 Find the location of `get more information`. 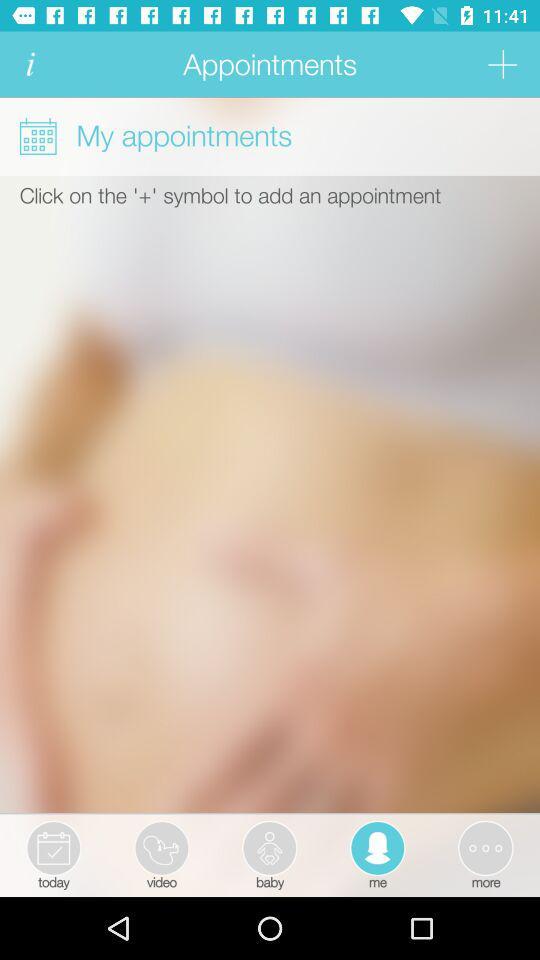

get more information is located at coordinates (29, 64).